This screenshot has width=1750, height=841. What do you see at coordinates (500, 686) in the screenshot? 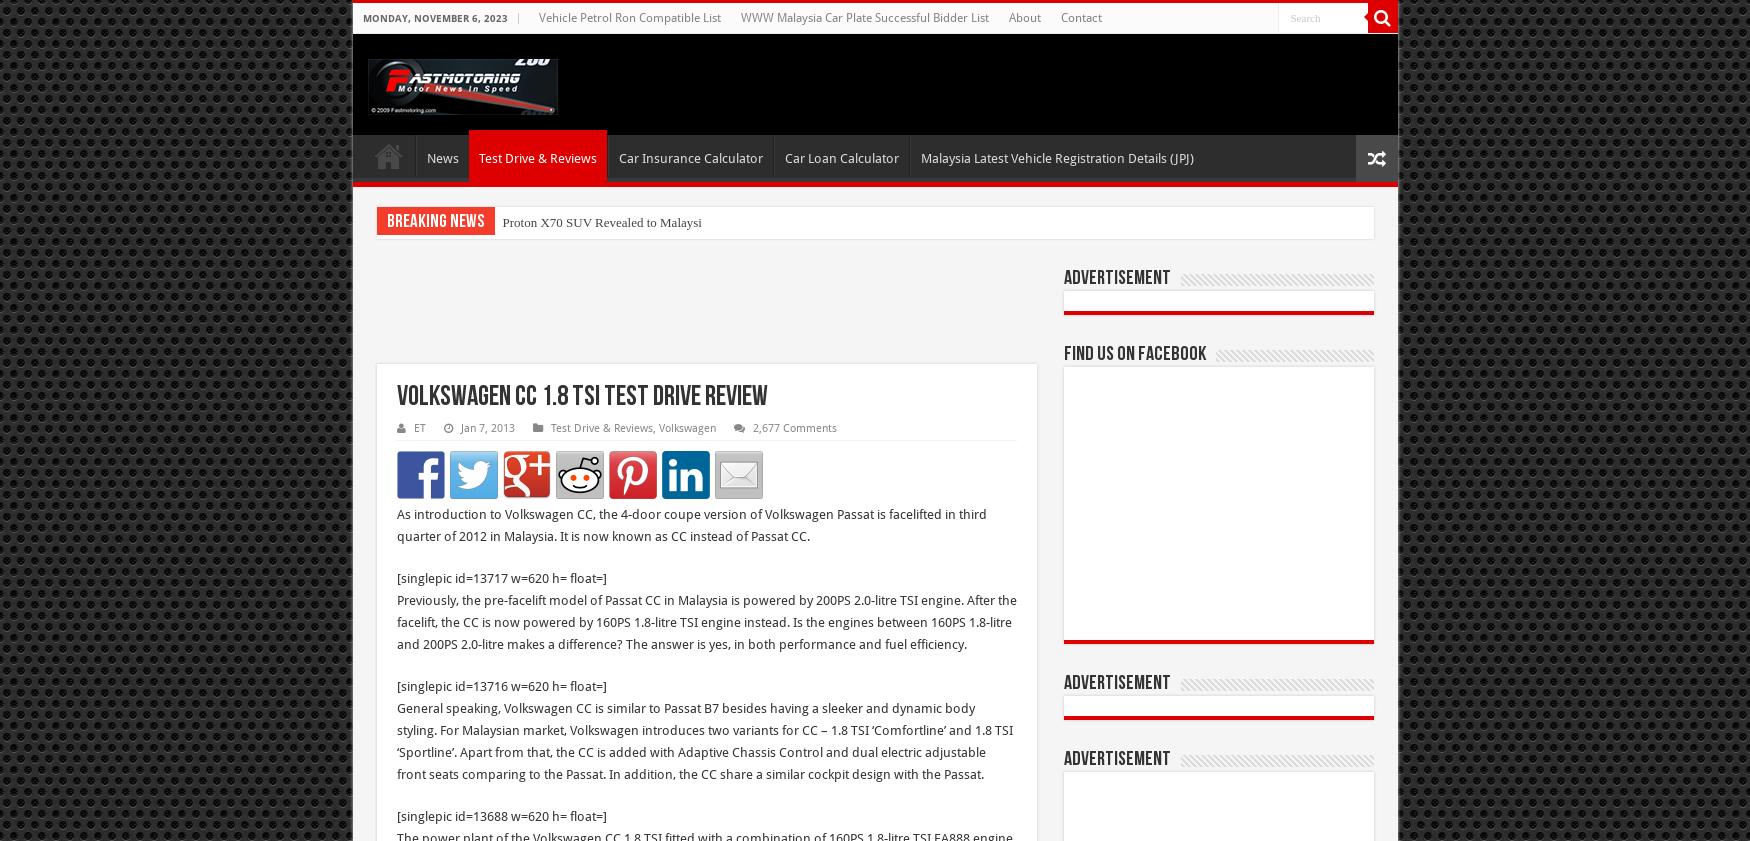
I see `'[singlepic id=13716 w=620 h= float=]'` at bounding box center [500, 686].